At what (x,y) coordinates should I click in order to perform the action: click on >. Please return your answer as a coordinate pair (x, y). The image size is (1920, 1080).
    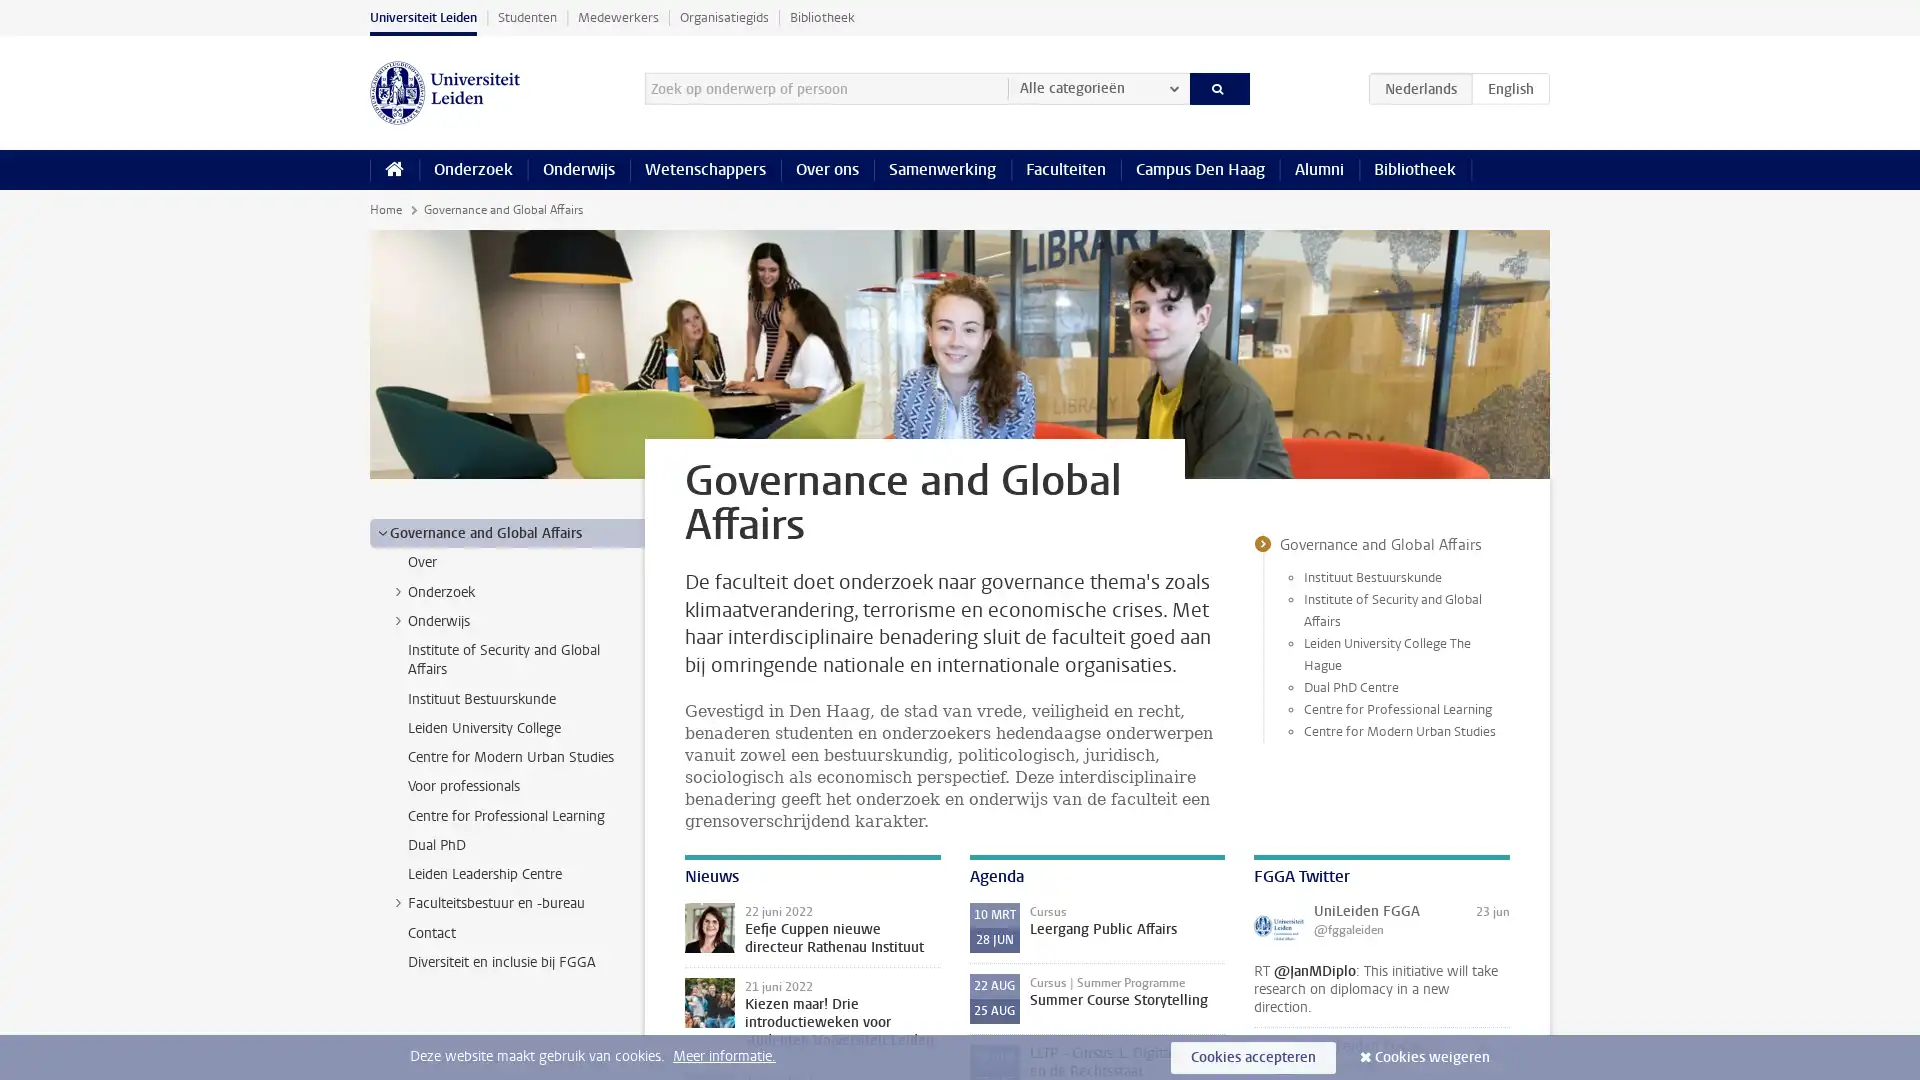
    Looking at the image, I should click on (382, 531).